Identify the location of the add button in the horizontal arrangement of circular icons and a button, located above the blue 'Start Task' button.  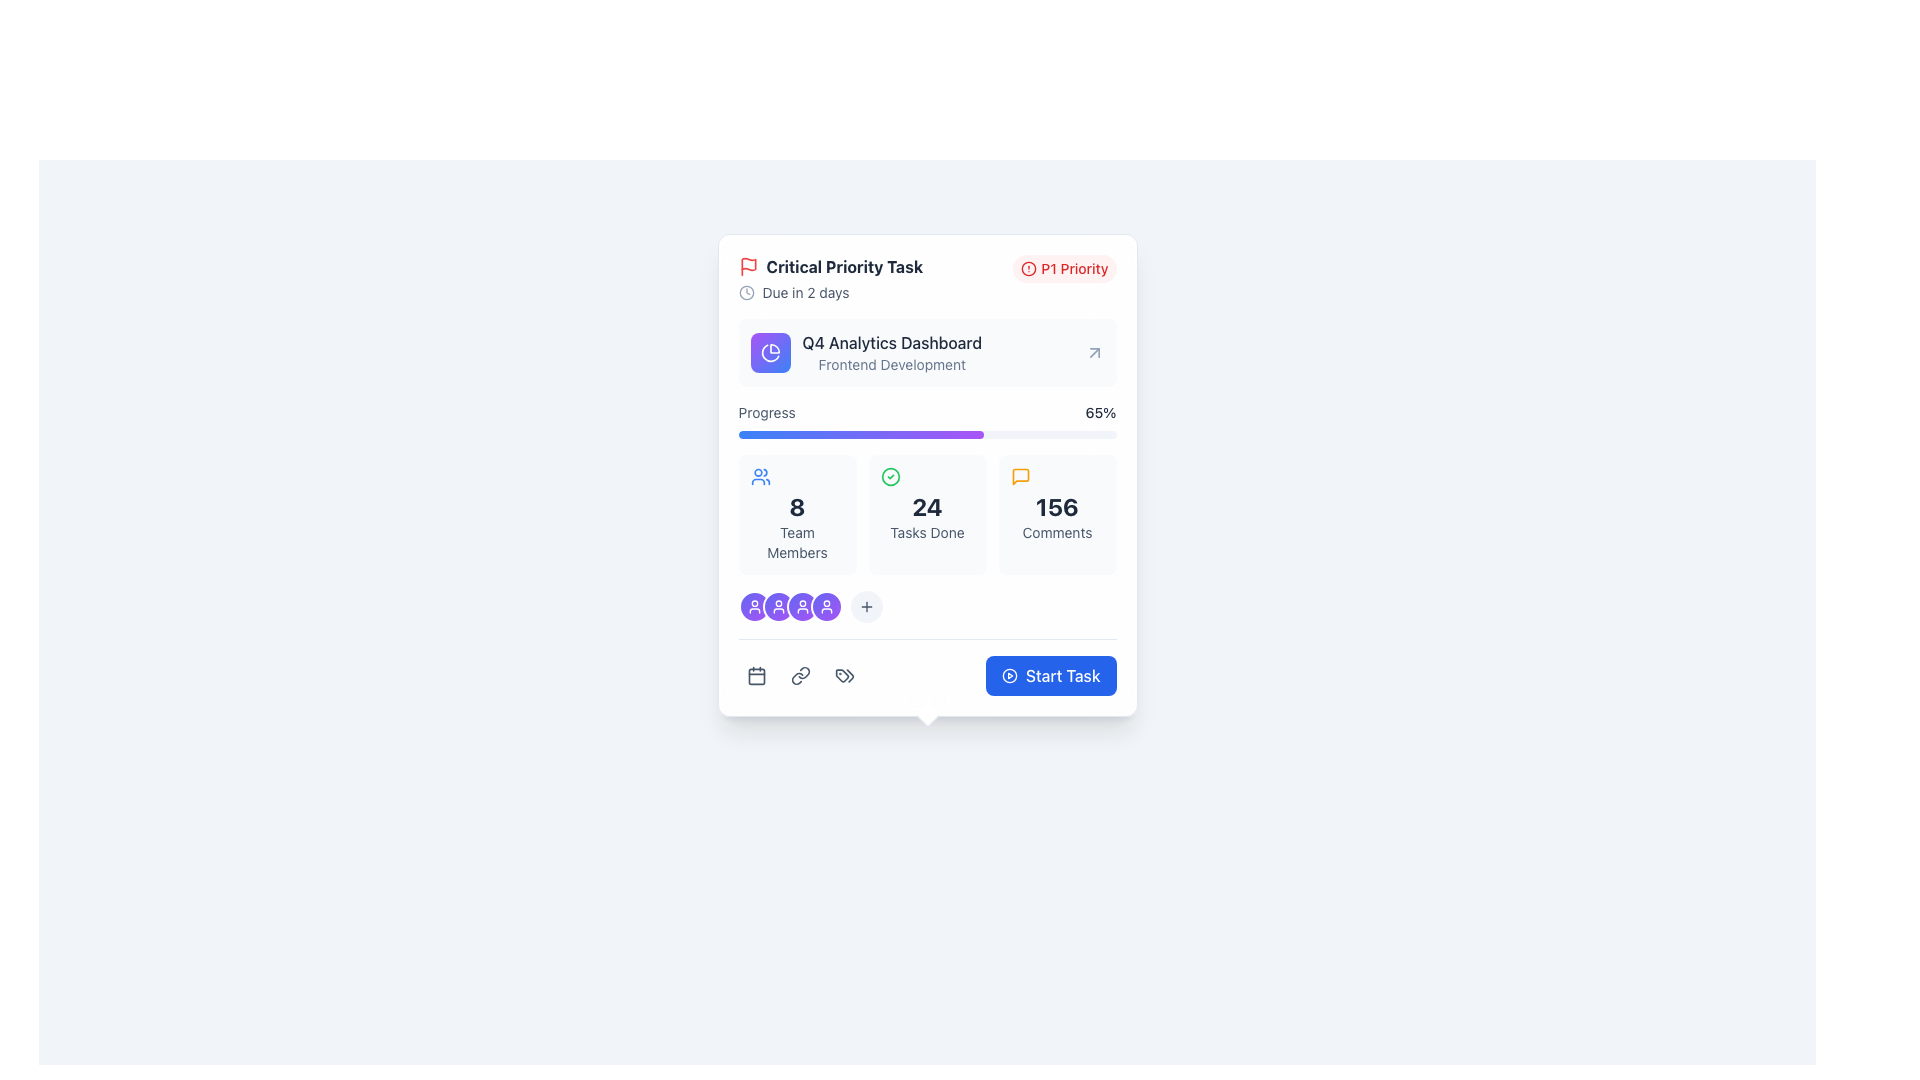
(926, 605).